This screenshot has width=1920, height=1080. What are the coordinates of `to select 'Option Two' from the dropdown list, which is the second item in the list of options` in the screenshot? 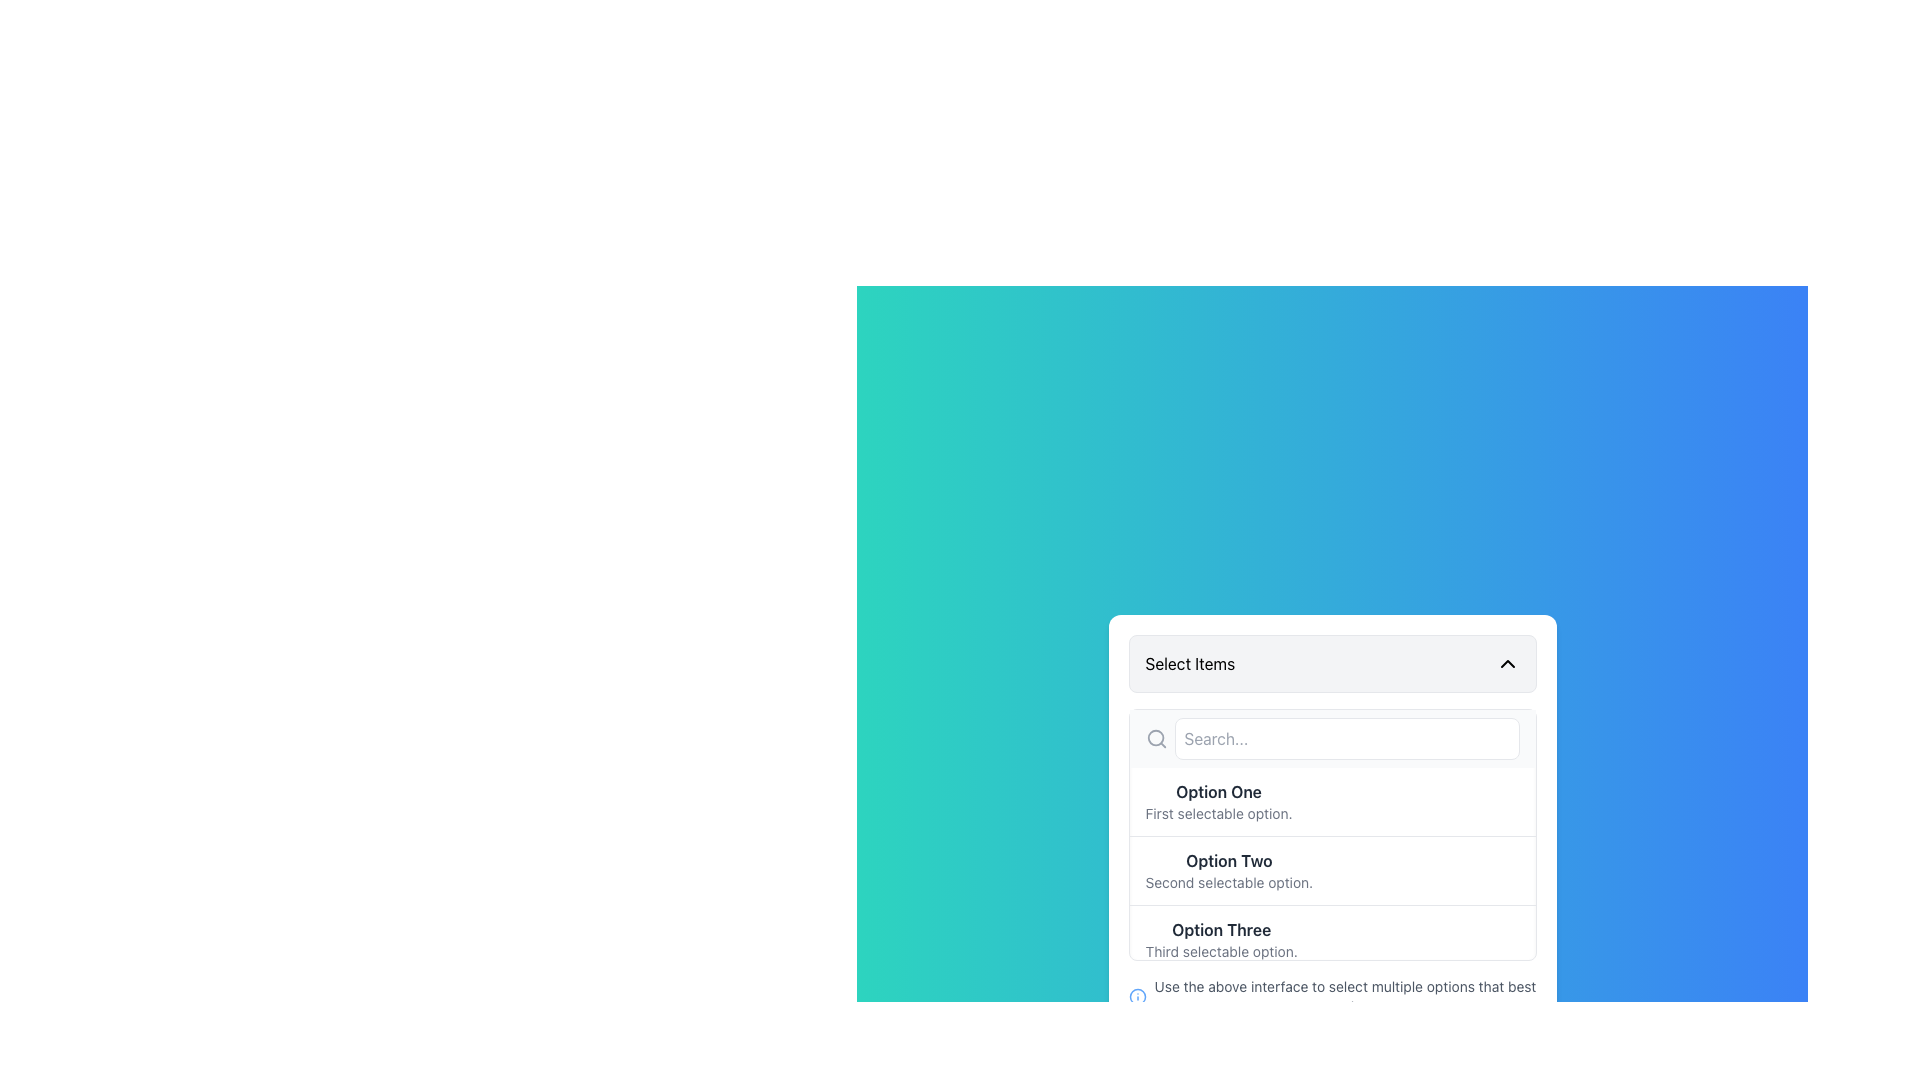 It's located at (1332, 869).